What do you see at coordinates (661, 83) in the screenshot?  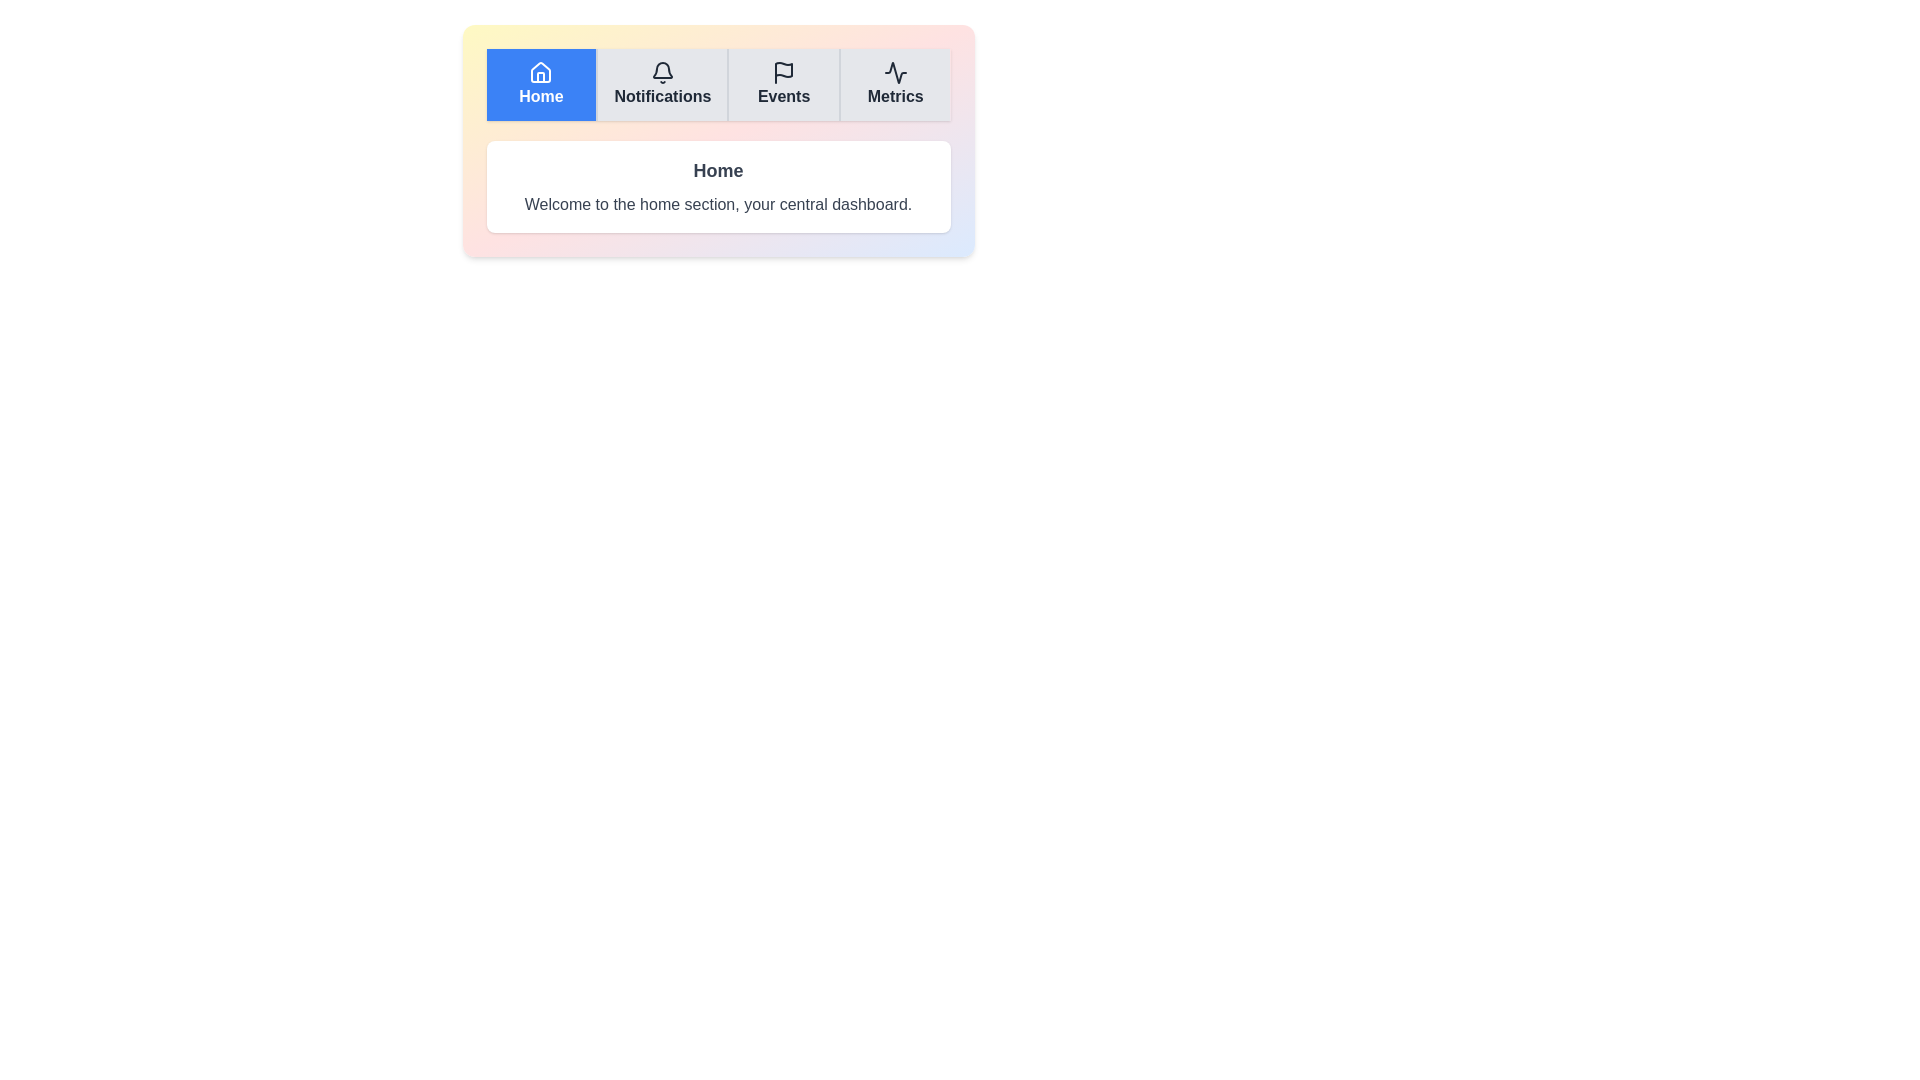 I see `the Notifications tab` at bounding box center [661, 83].